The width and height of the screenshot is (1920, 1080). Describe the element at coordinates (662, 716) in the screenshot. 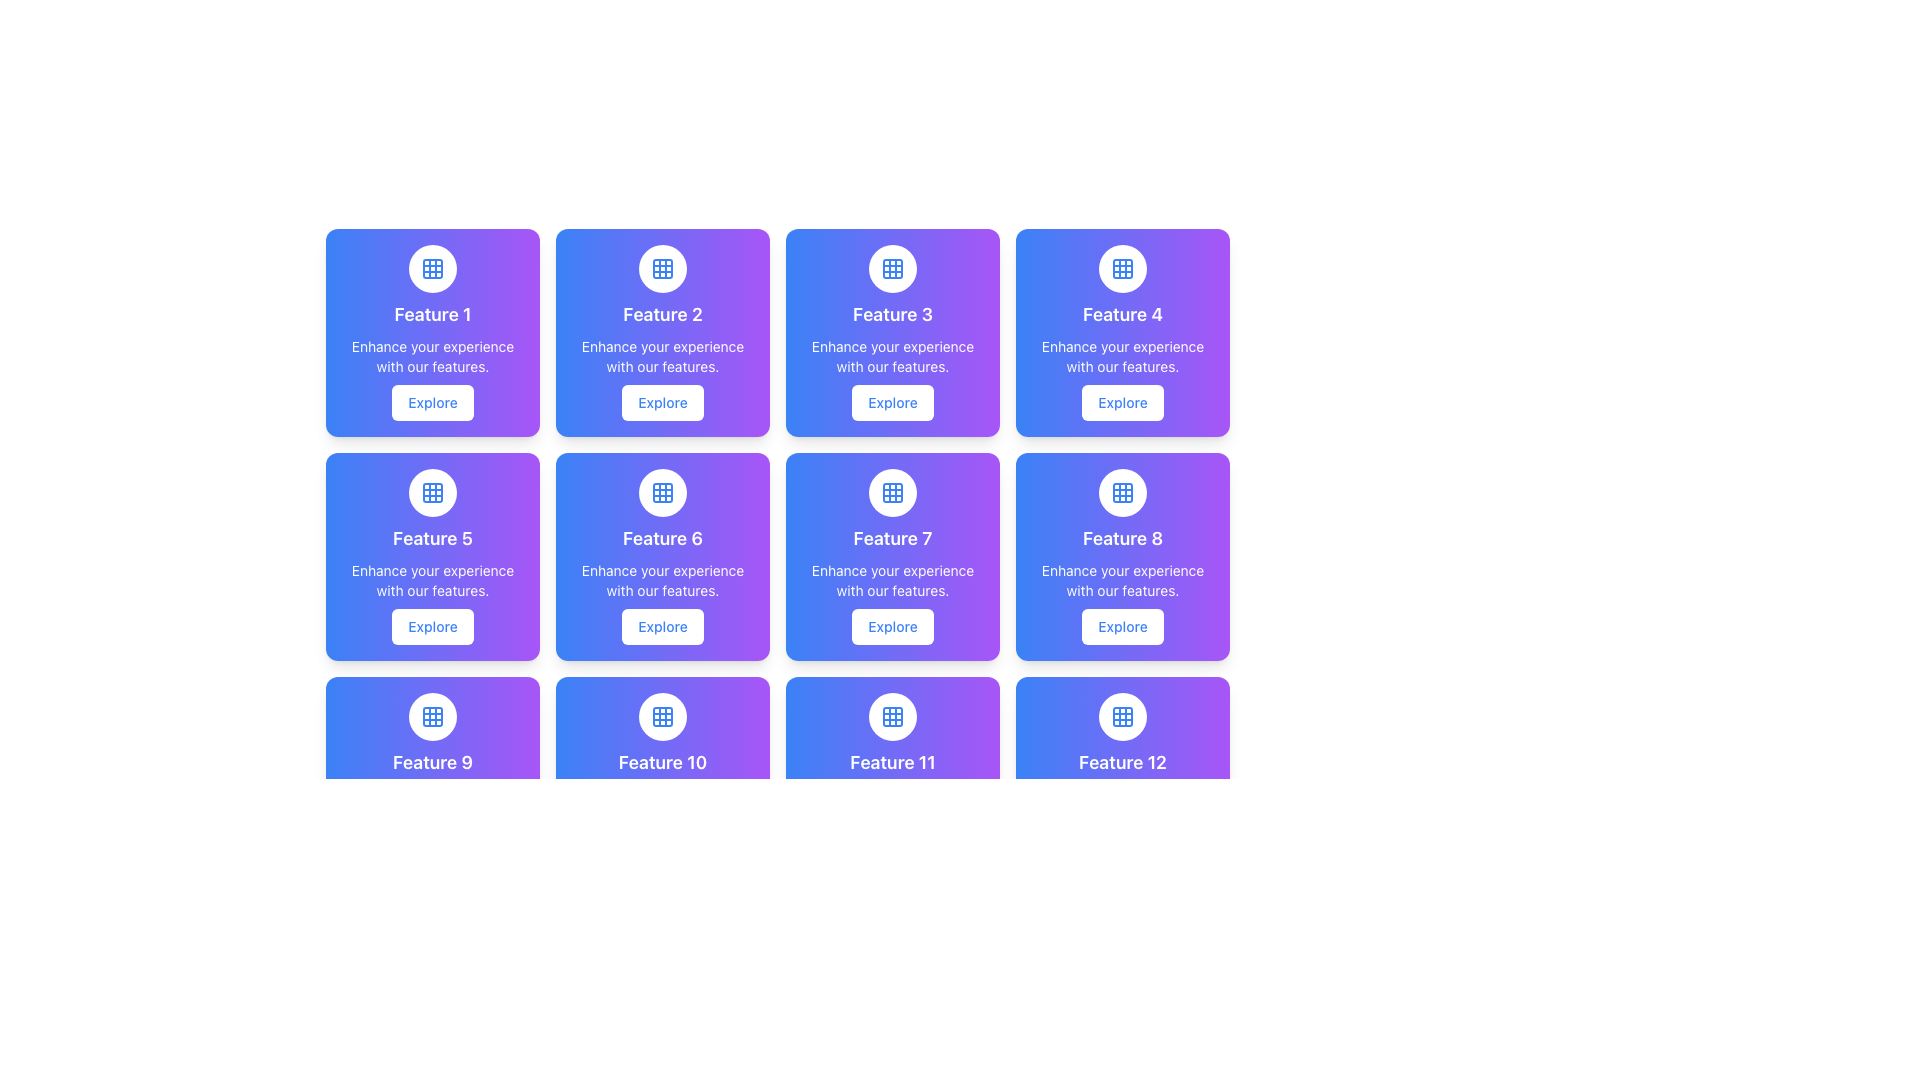

I see `the small square with rounded corners in the SVG grid icon located at the top of the 'Feature 10' card, which is the second card in the last row of the grid layout` at that location.